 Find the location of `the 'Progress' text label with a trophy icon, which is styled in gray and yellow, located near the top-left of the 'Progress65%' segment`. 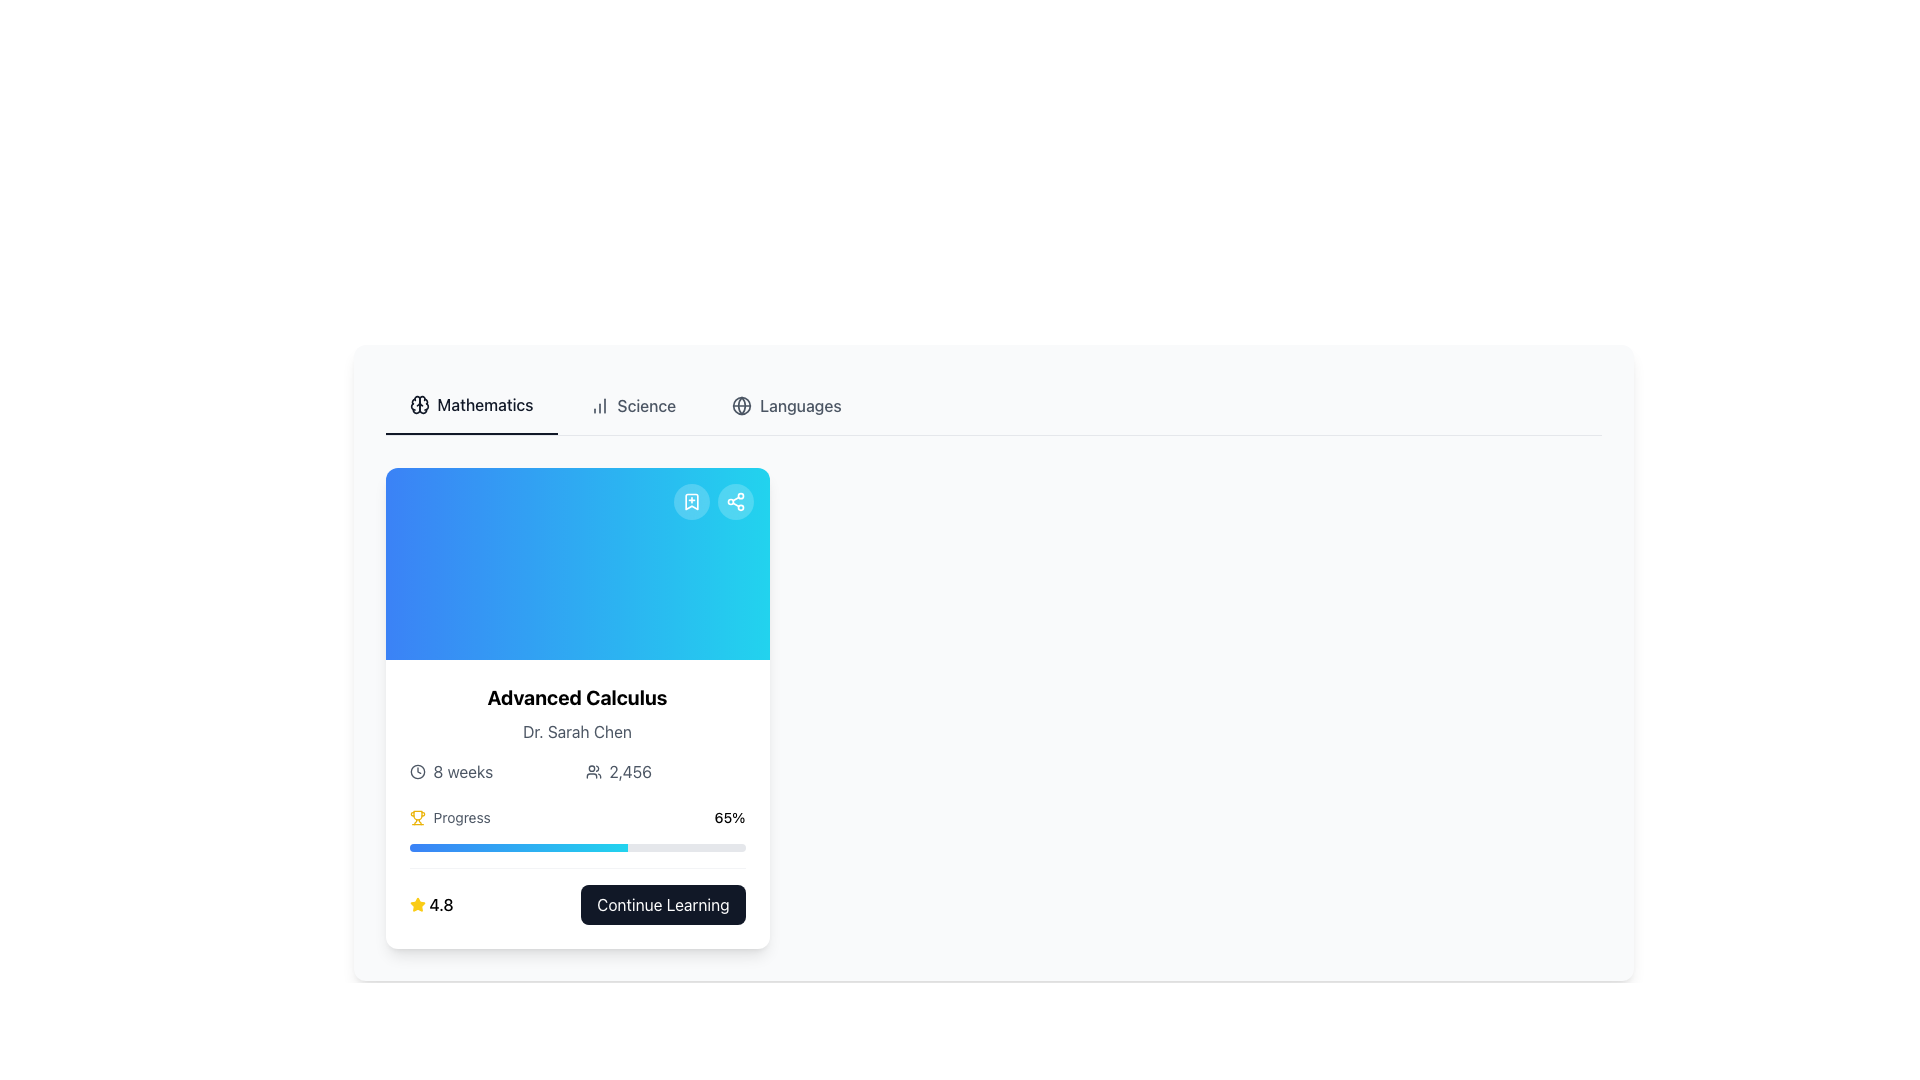

the 'Progress' text label with a trophy icon, which is styled in gray and yellow, located near the top-left of the 'Progress65%' segment is located at coordinates (449, 817).